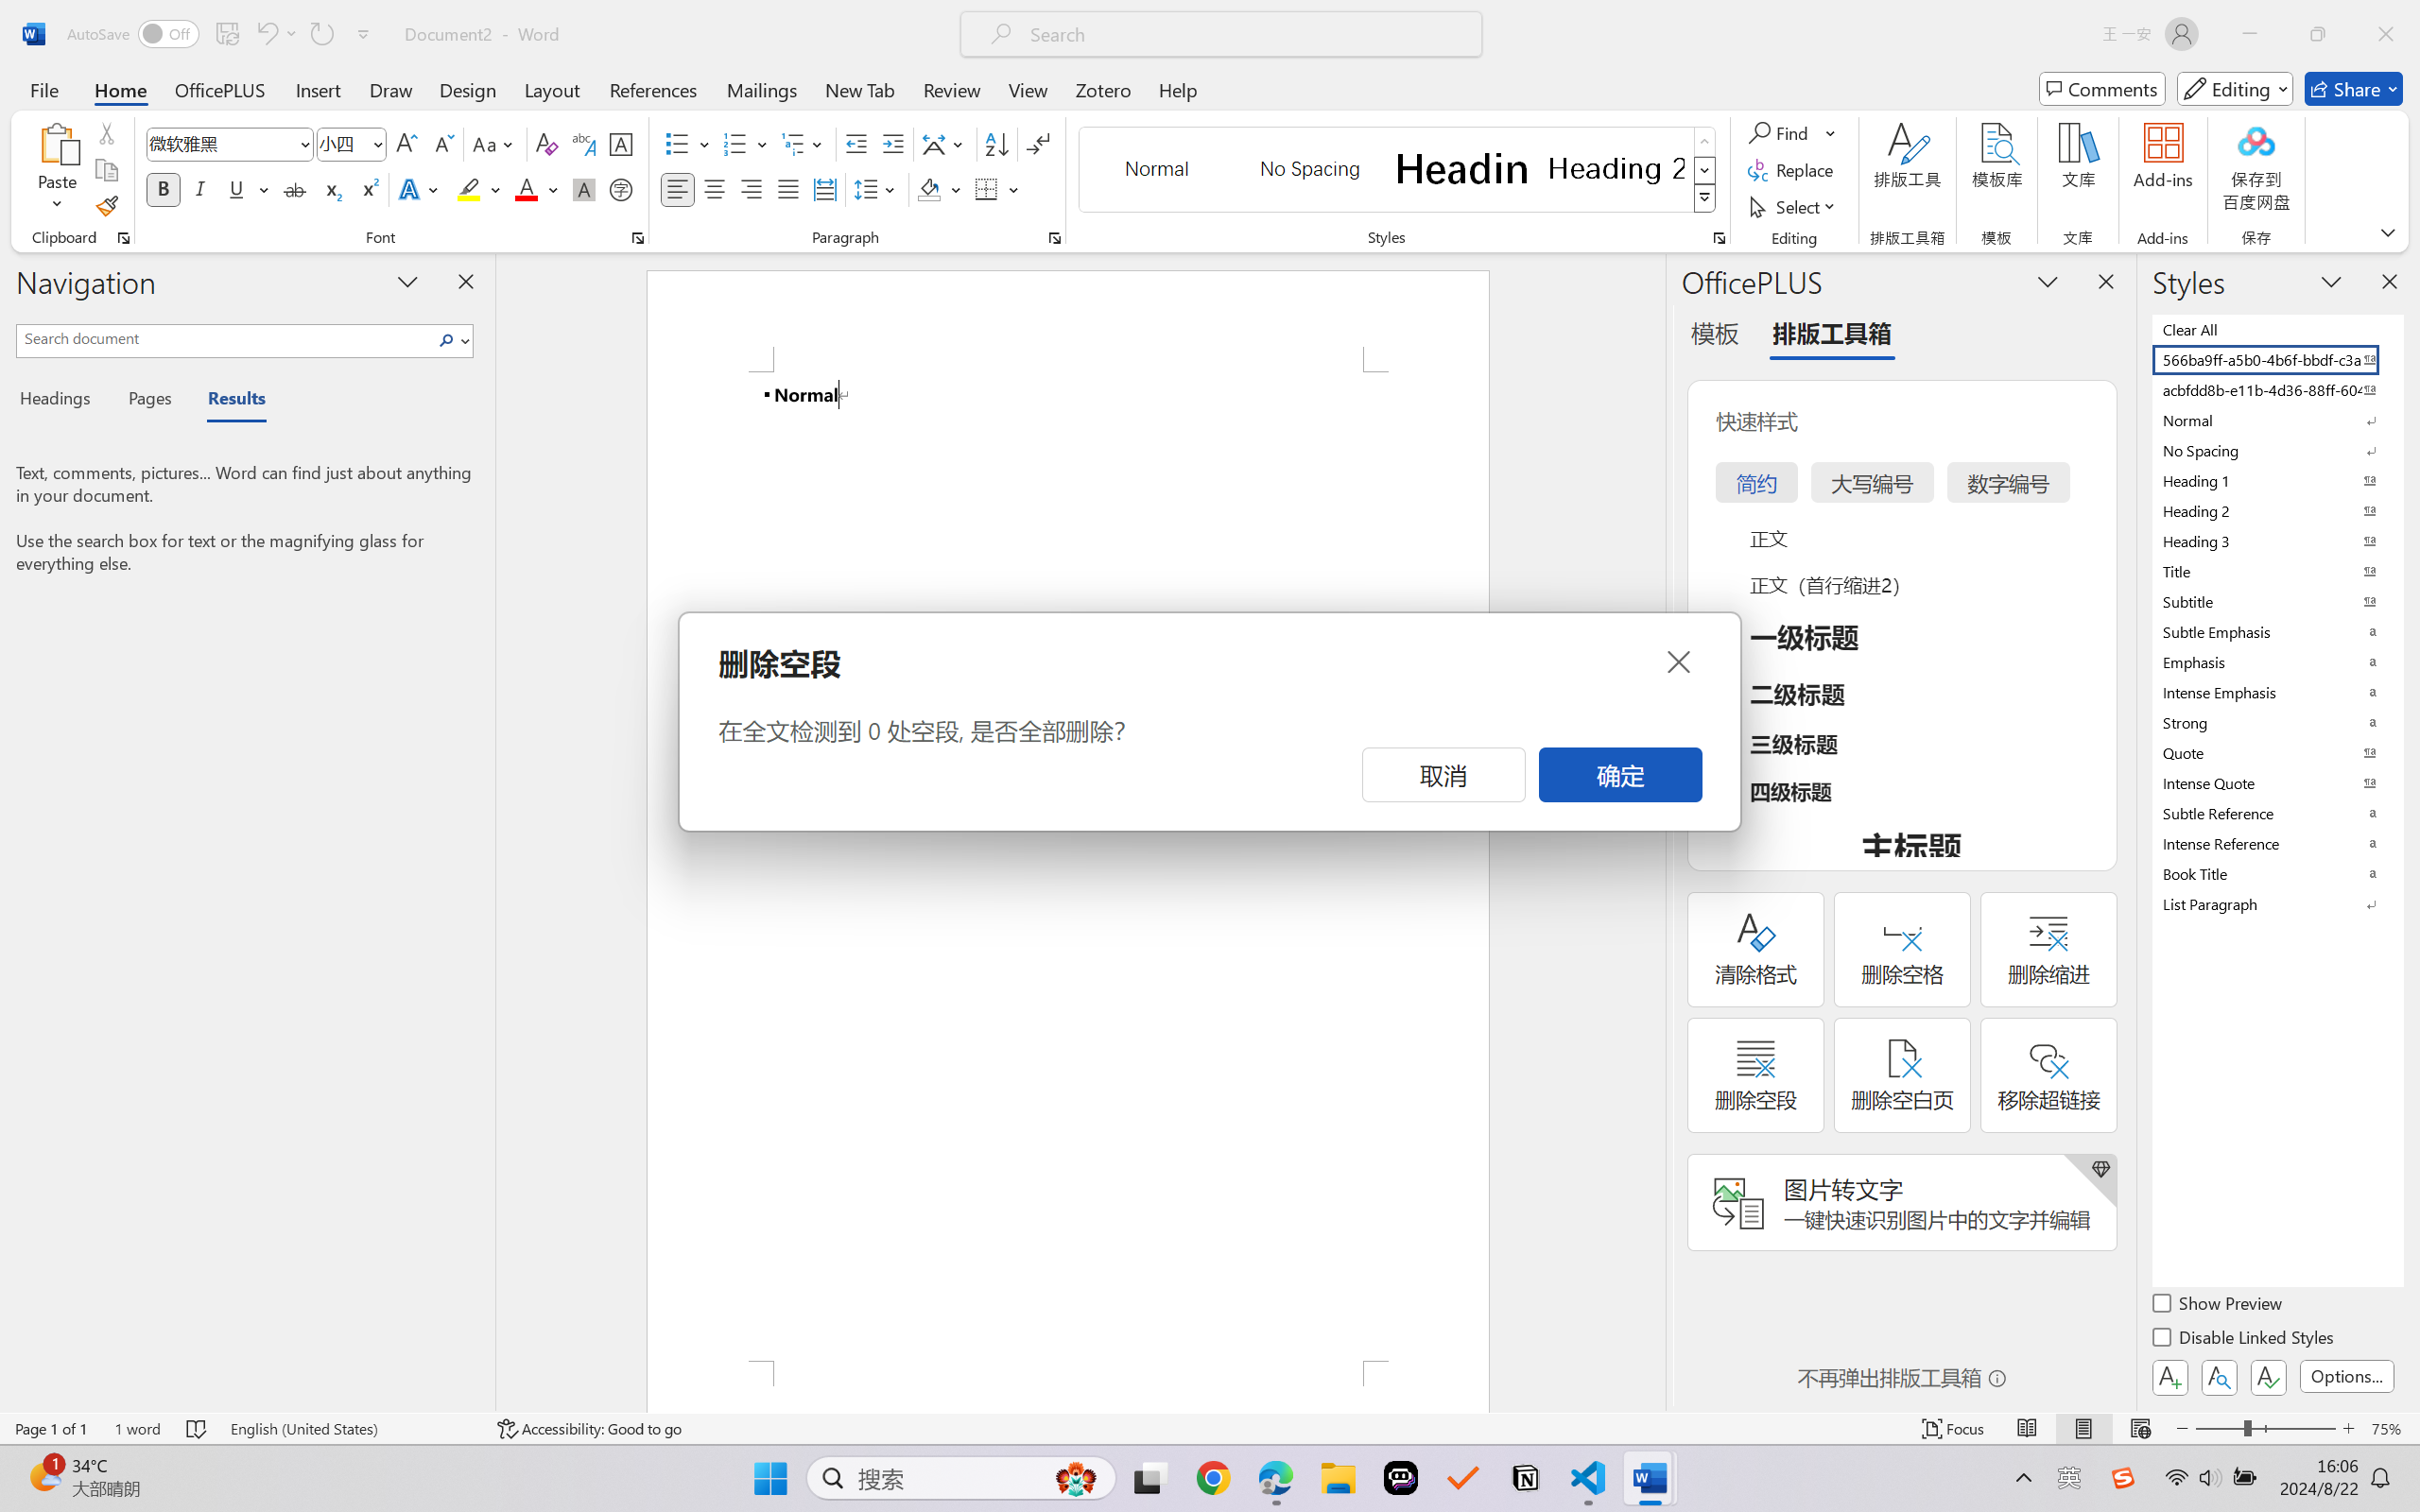  Describe the element at coordinates (341, 144) in the screenshot. I see `'Font Size'` at that location.